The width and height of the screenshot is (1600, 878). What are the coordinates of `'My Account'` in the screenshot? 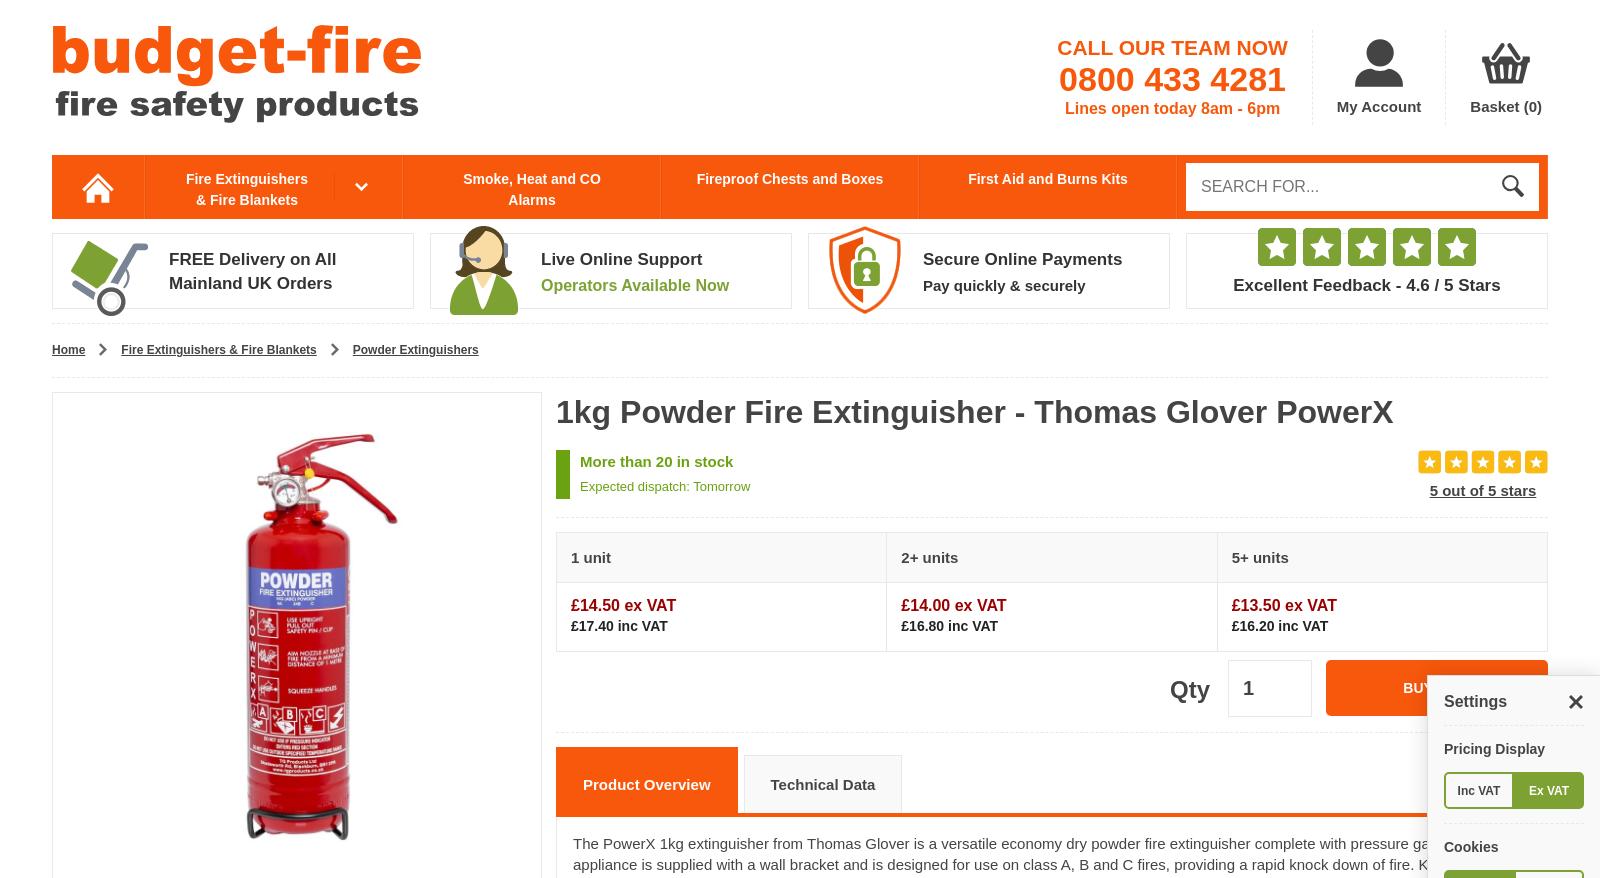 It's located at (1377, 105).